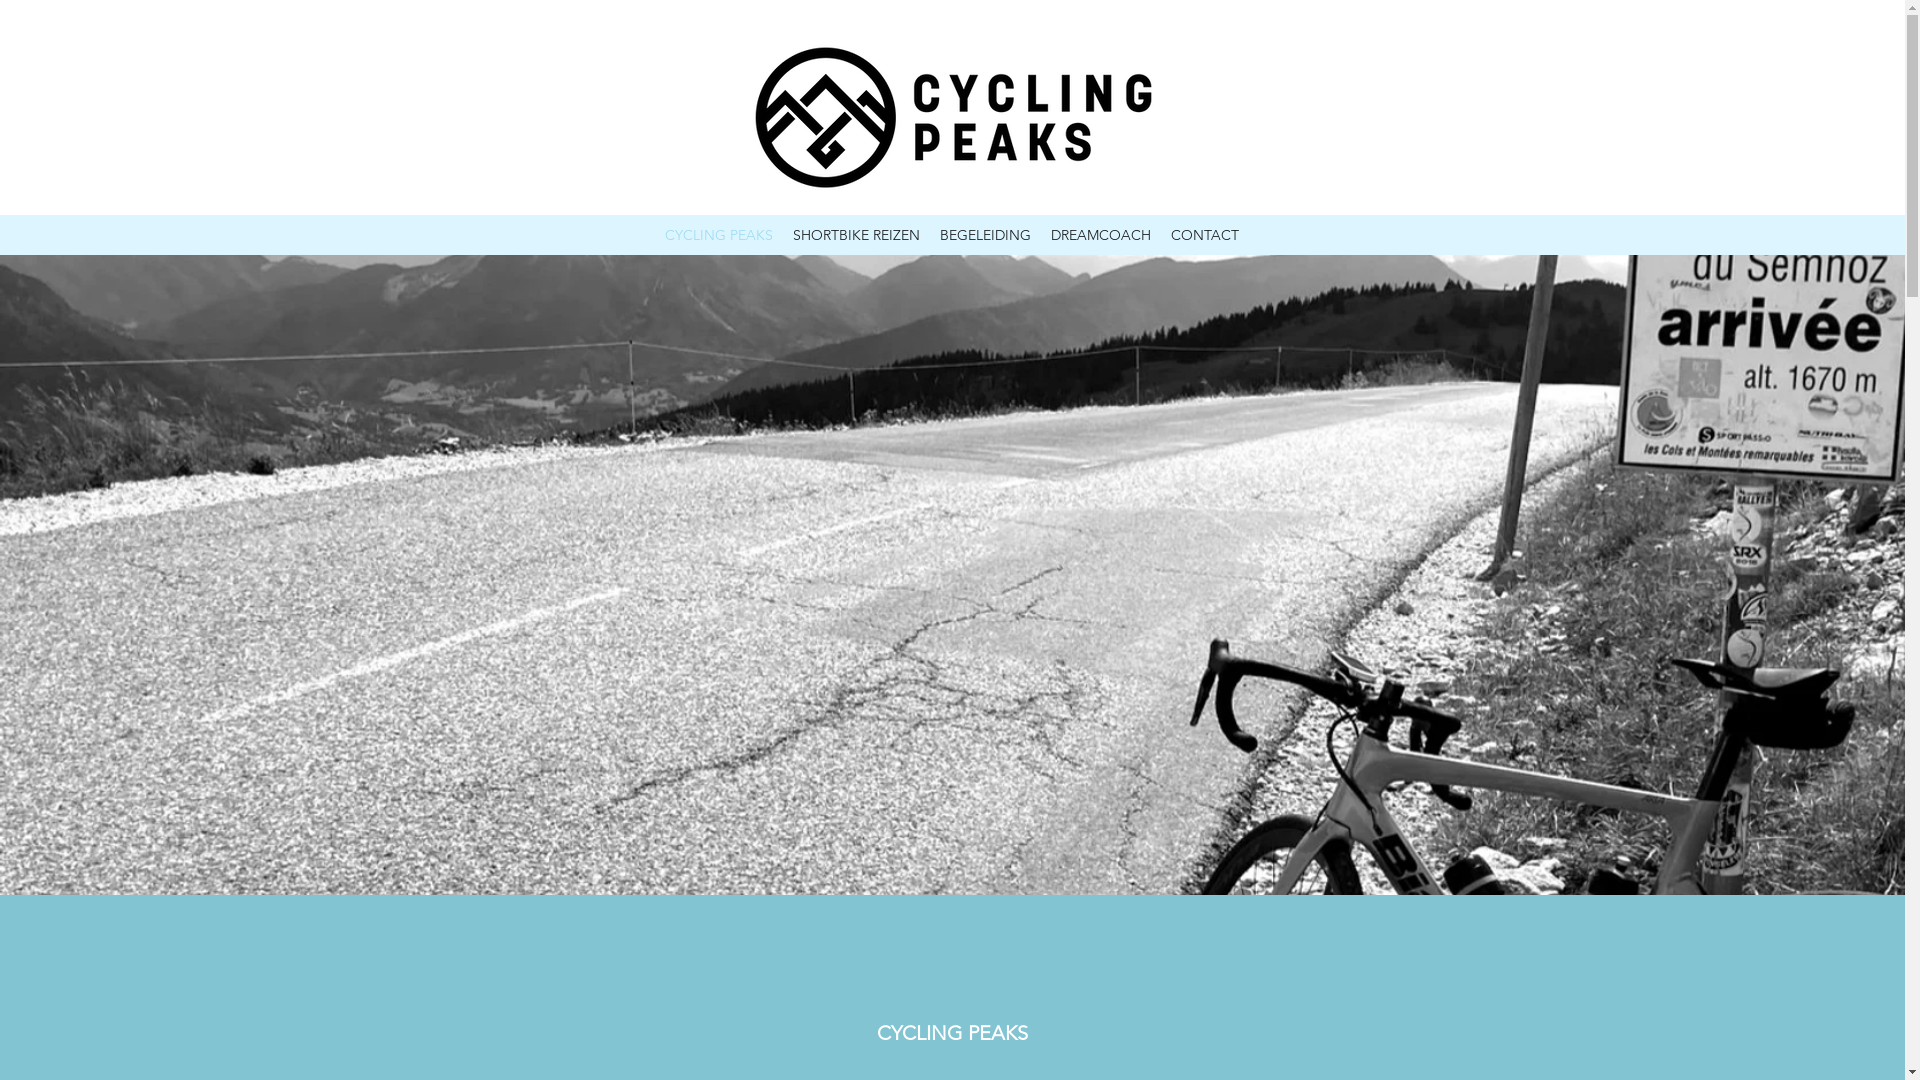 The width and height of the screenshot is (1920, 1080). Describe the element at coordinates (856, 234) in the screenshot. I see `'SHORTBIKE REIZEN'` at that location.